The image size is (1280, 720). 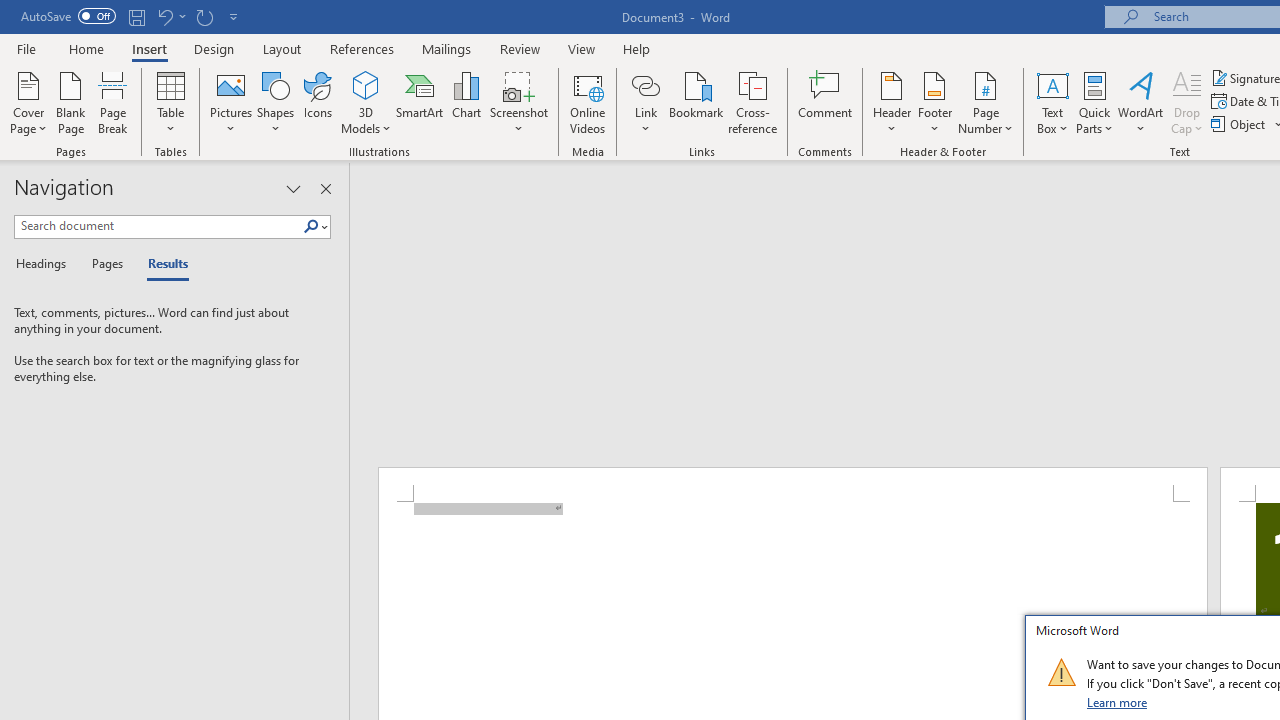 I want to click on 'Text Box', so click(x=1051, y=103).